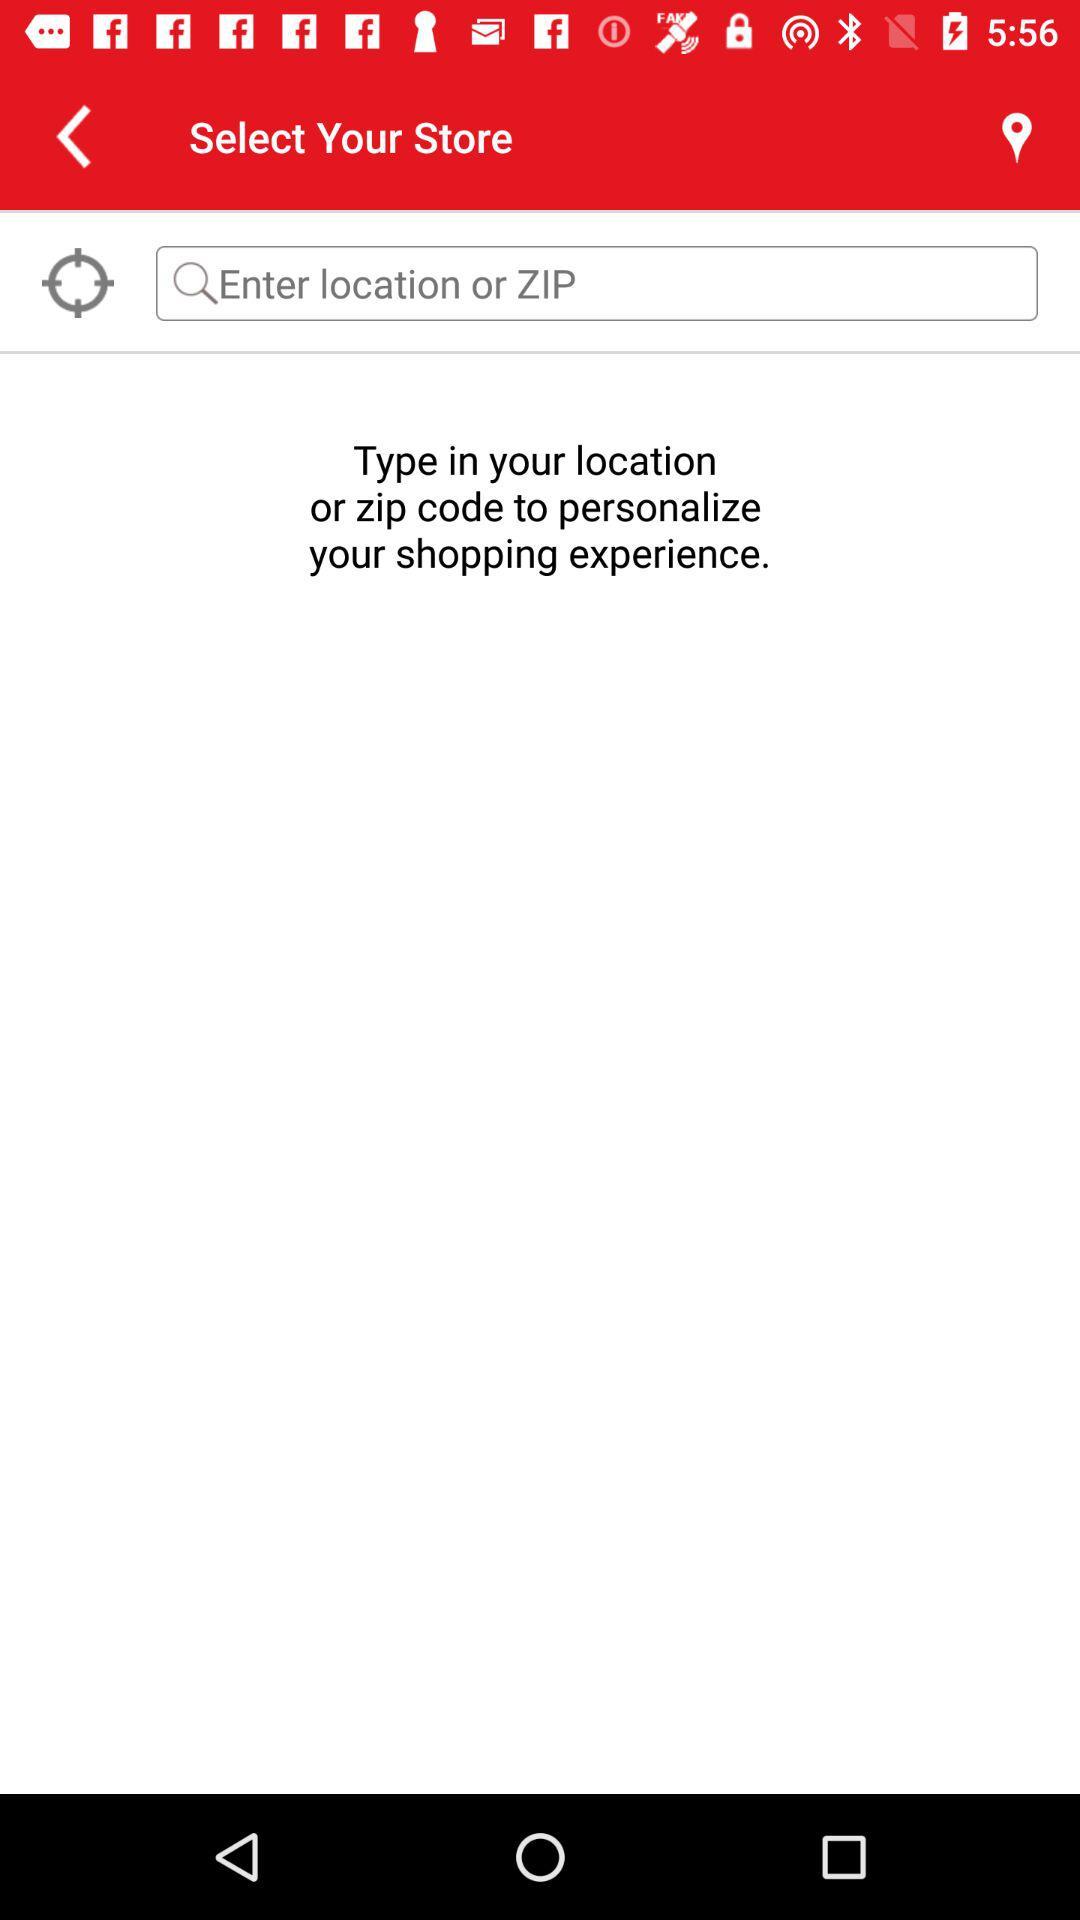 This screenshot has width=1080, height=1920. Describe the element at coordinates (76, 282) in the screenshot. I see `the location_crosshair icon` at that location.